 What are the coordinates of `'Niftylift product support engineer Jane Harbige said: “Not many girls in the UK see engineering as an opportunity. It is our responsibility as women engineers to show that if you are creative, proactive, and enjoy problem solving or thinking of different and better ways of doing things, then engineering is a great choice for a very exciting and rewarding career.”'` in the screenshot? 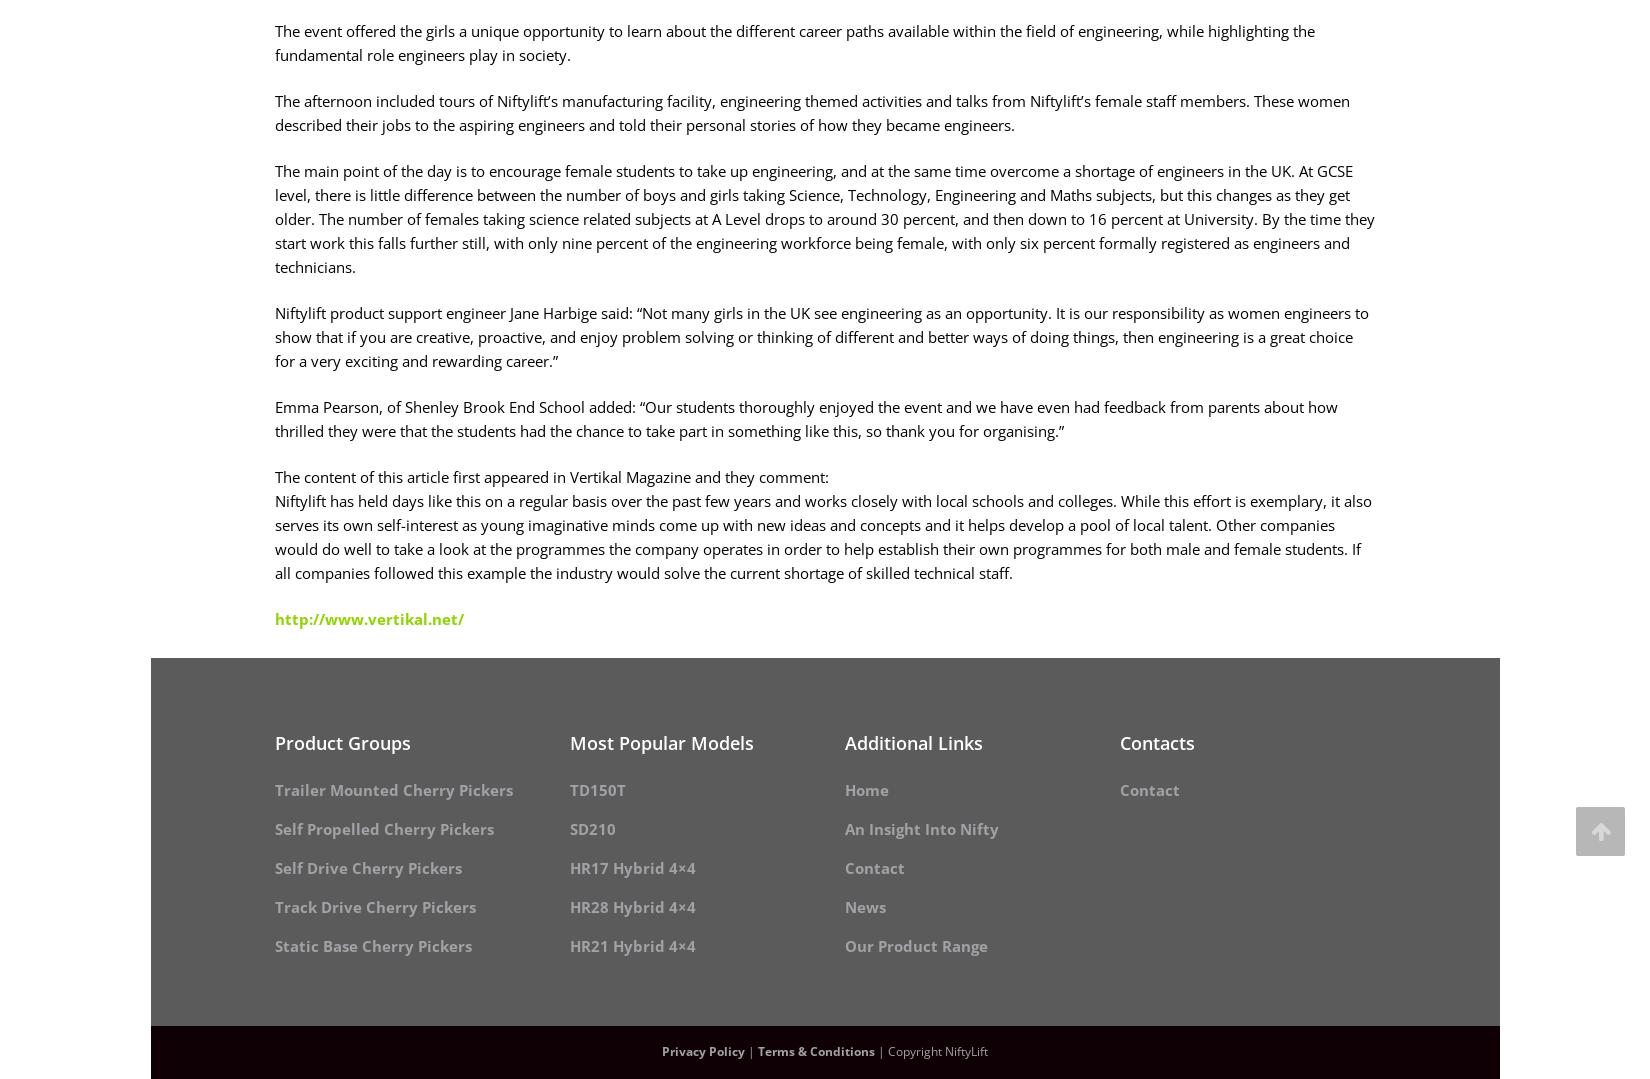 It's located at (821, 336).